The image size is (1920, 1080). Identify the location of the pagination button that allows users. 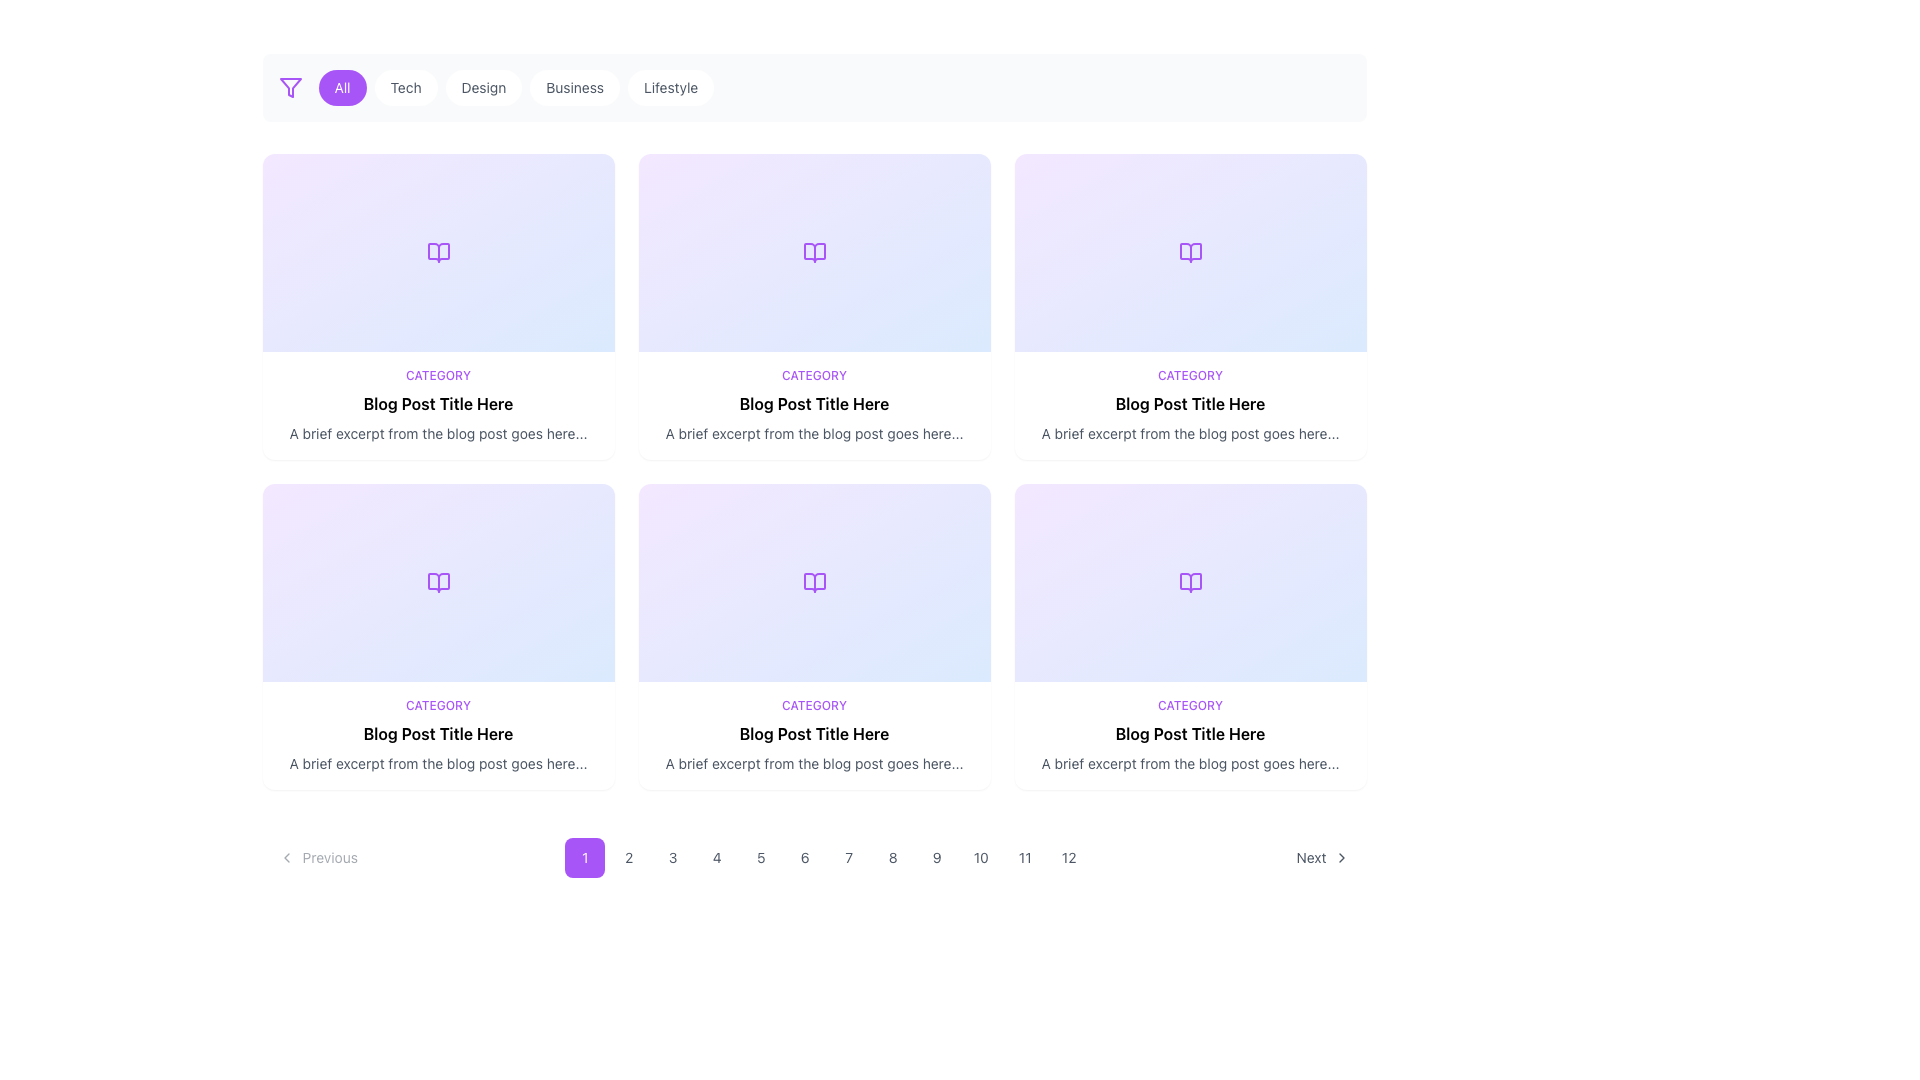
(1068, 856).